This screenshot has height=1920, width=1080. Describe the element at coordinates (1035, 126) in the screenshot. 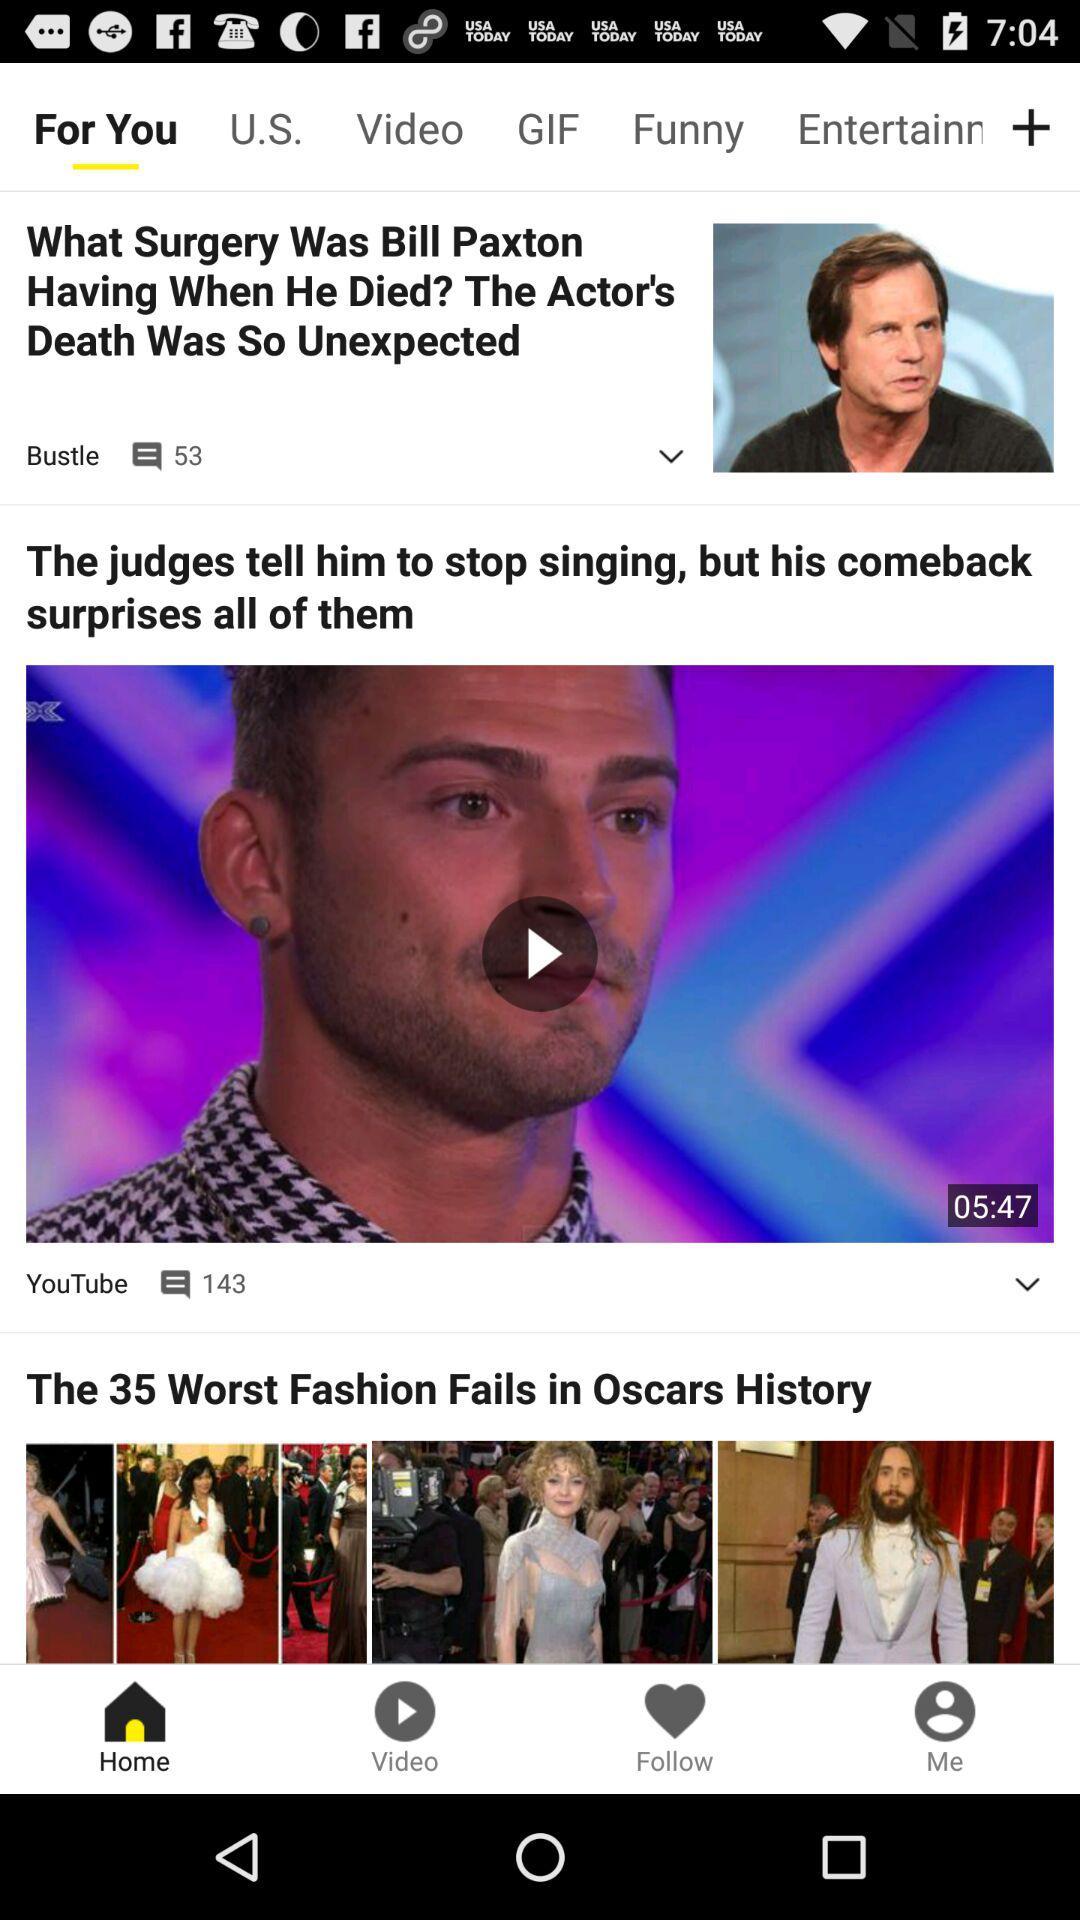

I see `the icon to the right of the entertainment` at that location.